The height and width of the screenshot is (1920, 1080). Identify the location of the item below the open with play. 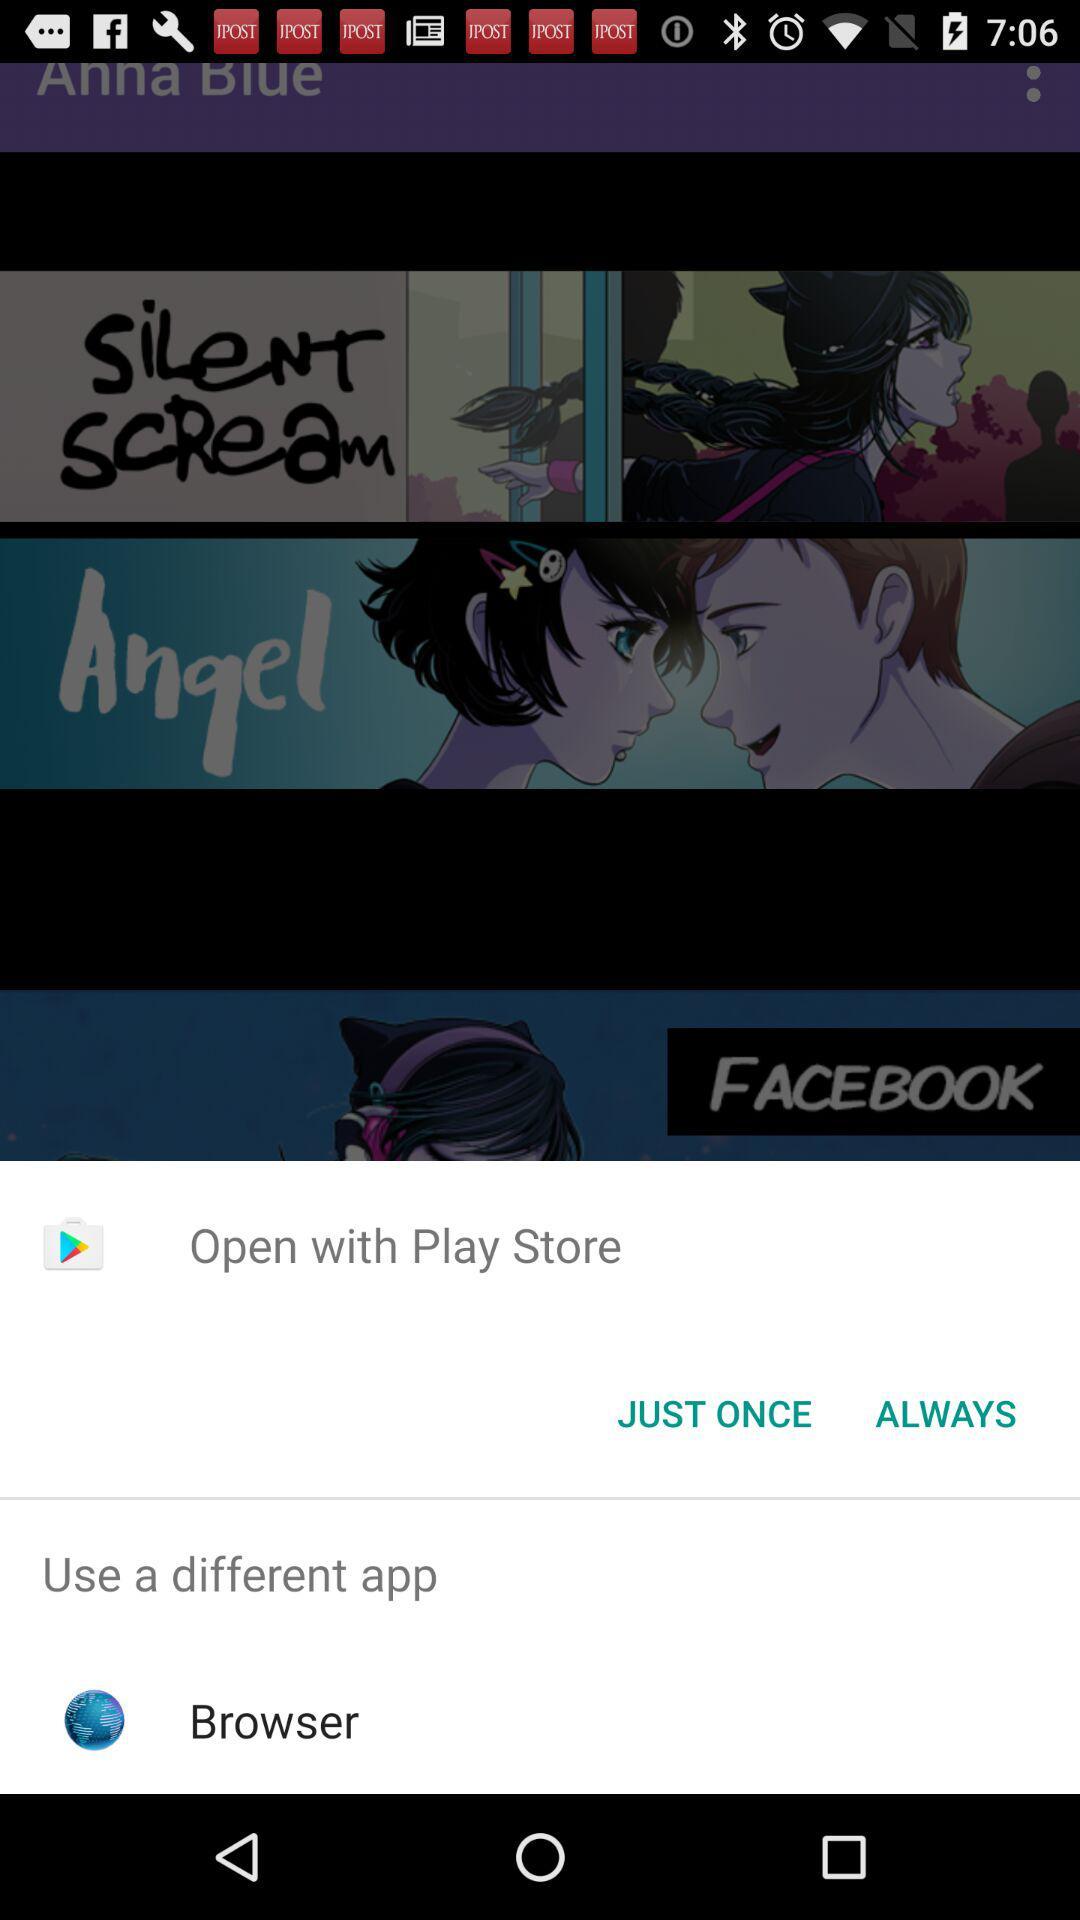
(945, 1411).